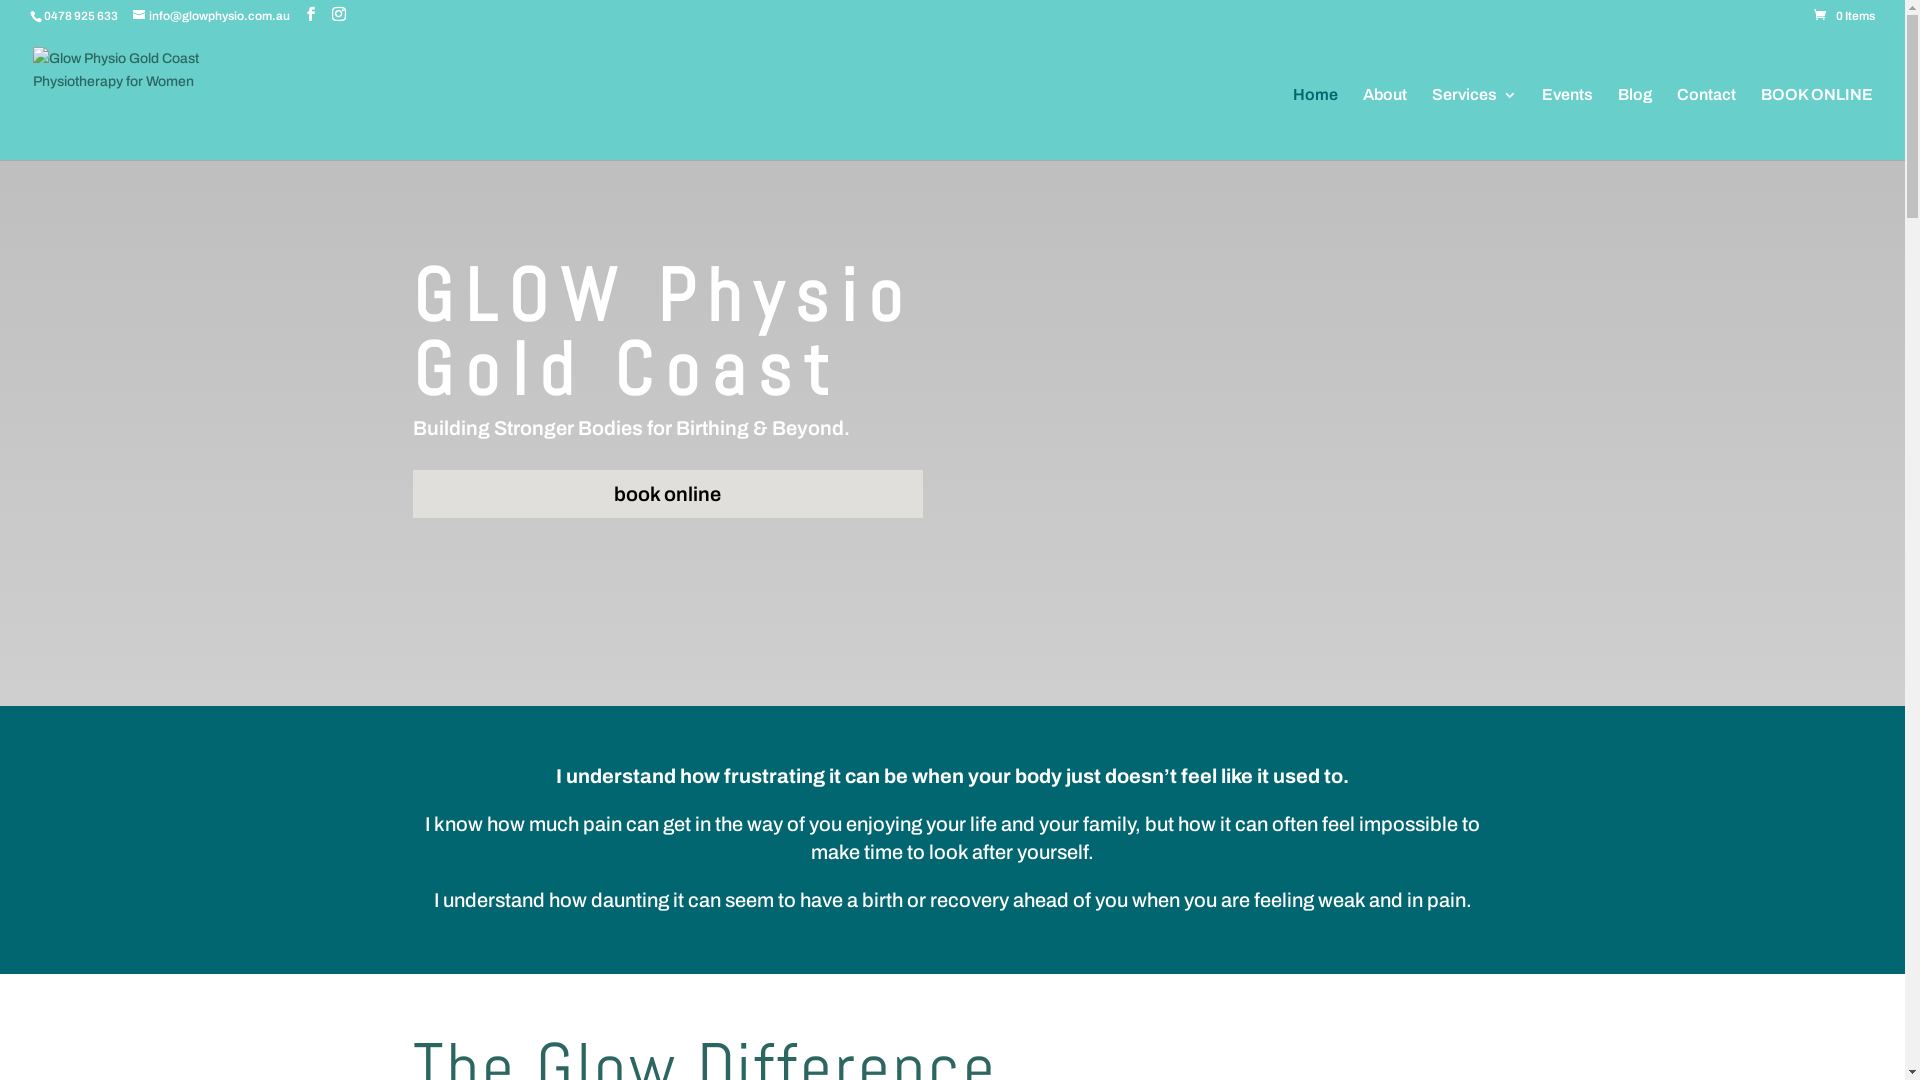  What do you see at coordinates (1761, 123) in the screenshot?
I see `'BOOK ONLINE'` at bounding box center [1761, 123].